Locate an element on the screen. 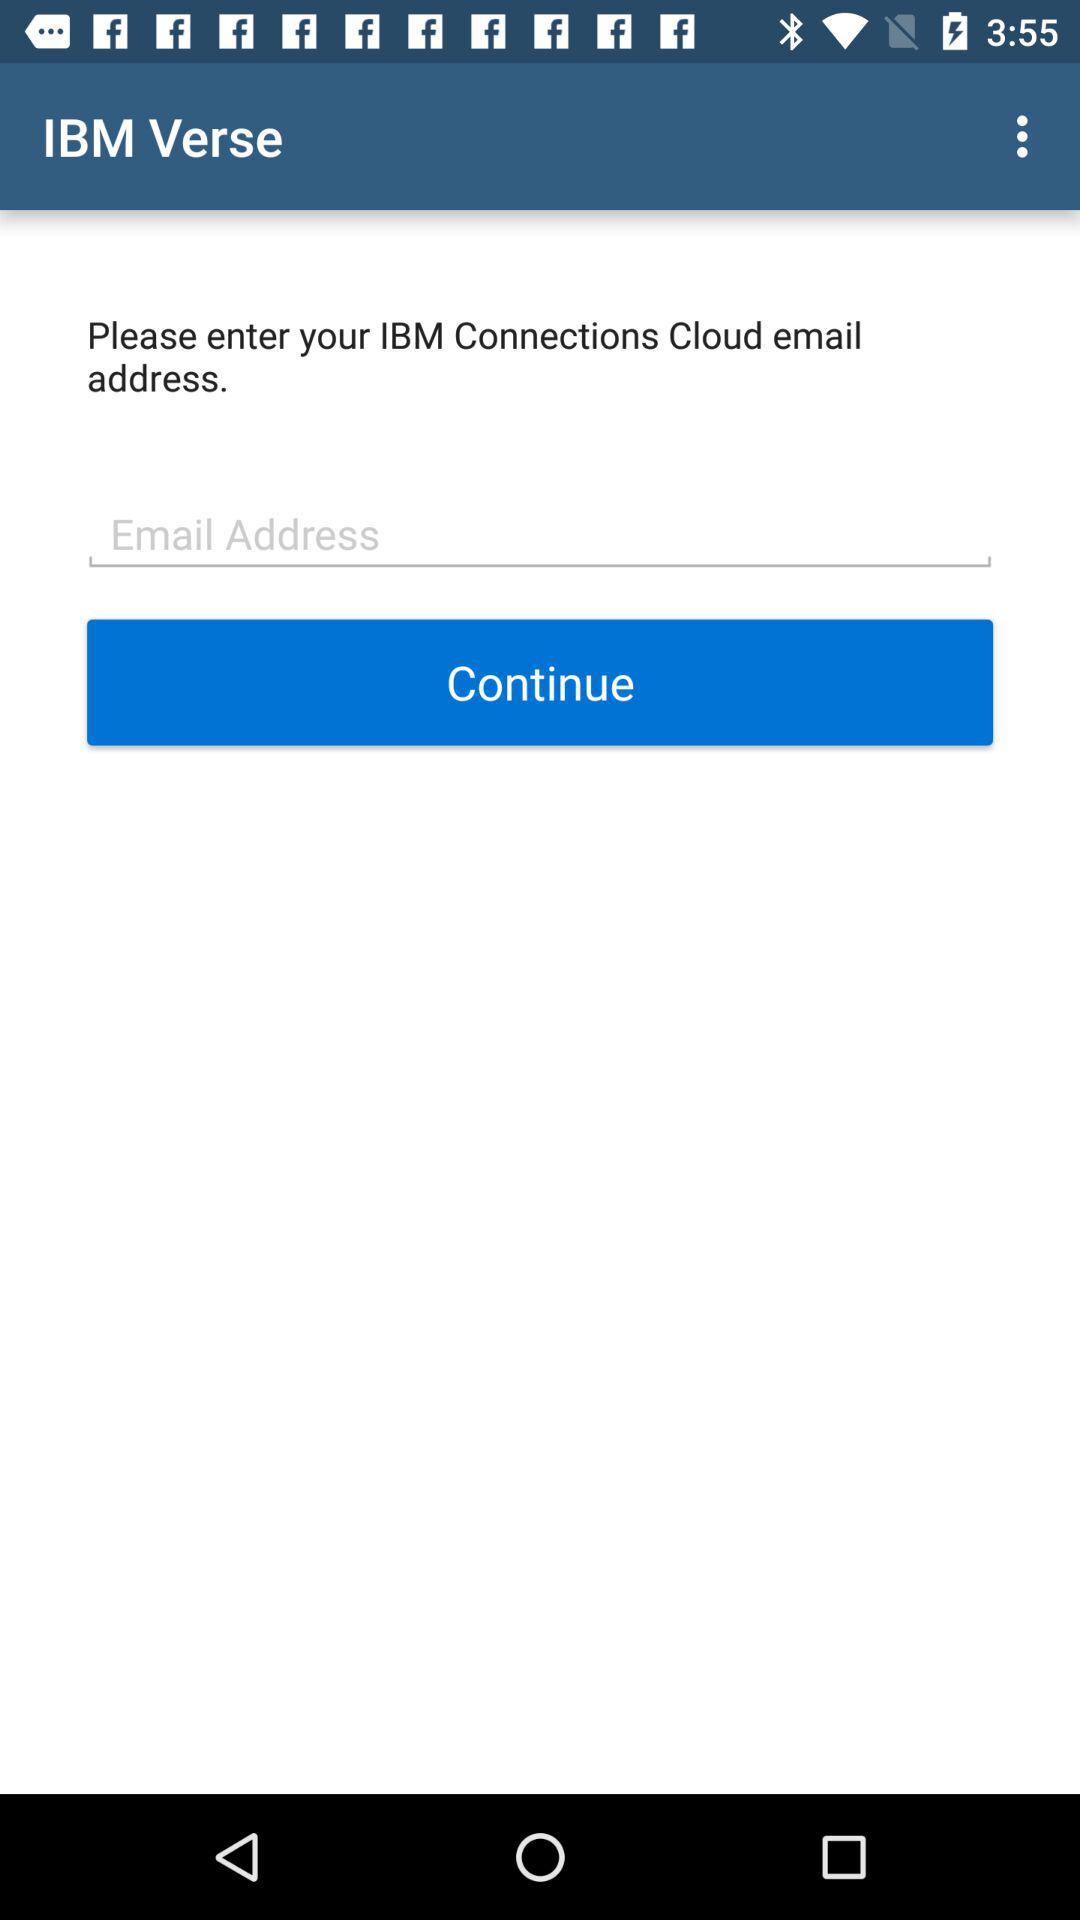  item next to ibm verse is located at coordinates (1027, 135).